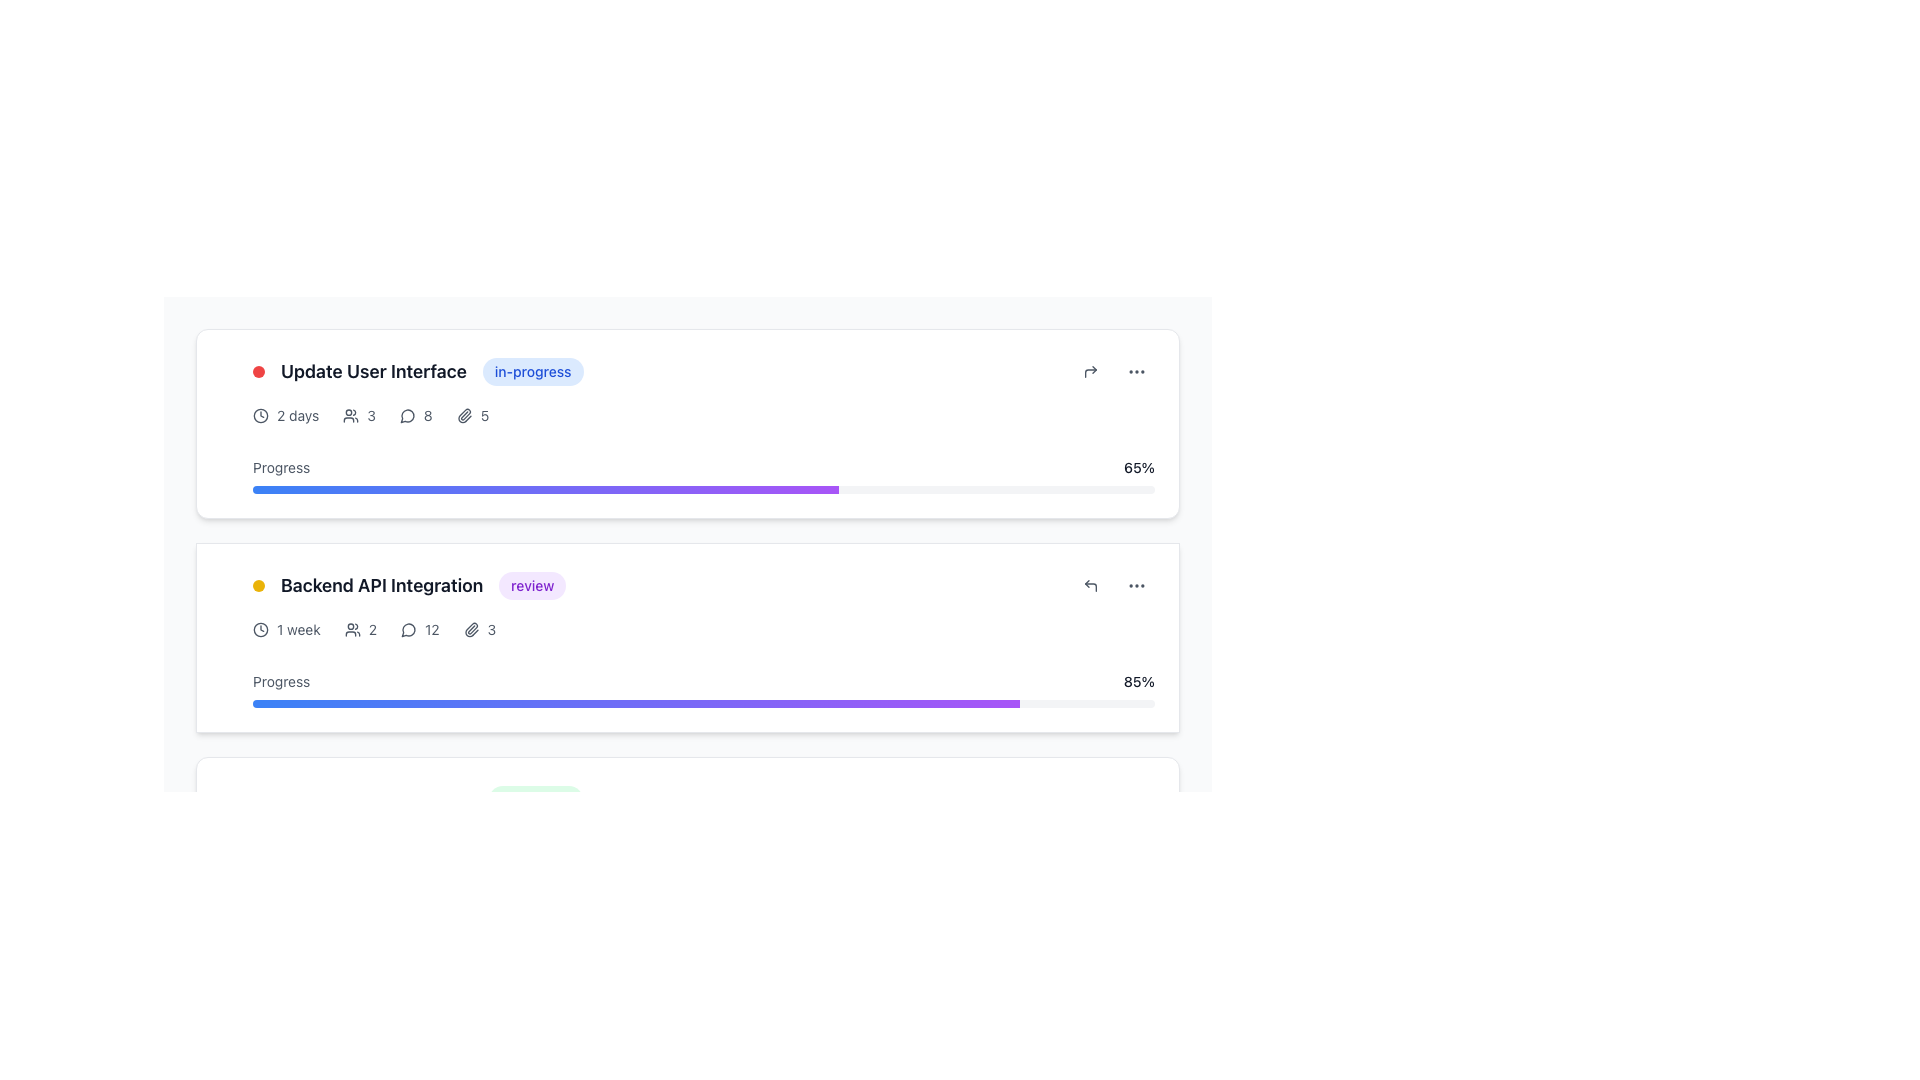 The height and width of the screenshot is (1080, 1920). Describe the element at coordinates (285, 415) in the screenshot. I see `the time information displayed by the clock icon and text label grouping indicating '2 days', located in the top-left section of the 'Update User Interface' card` at that location.